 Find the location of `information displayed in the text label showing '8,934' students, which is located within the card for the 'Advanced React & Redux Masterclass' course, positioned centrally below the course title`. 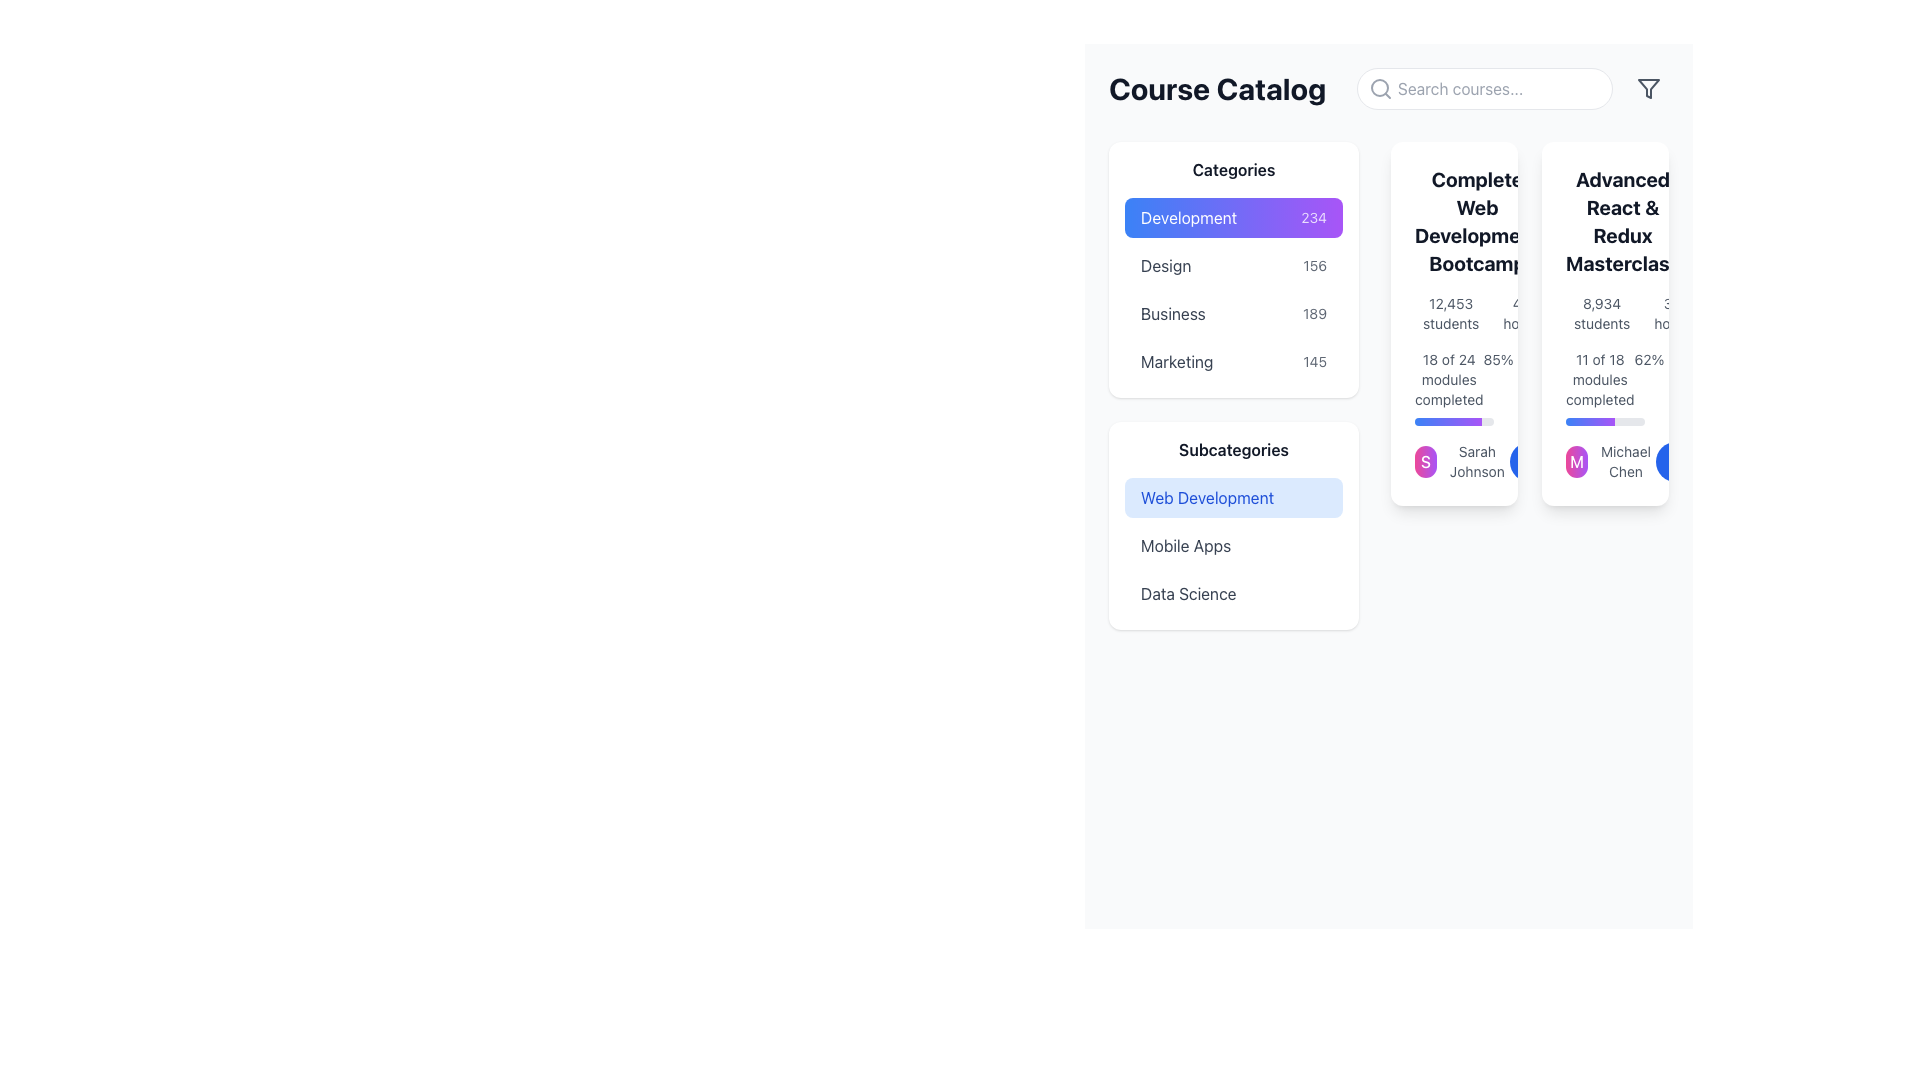

information displayed in the text label showing '8,934' students, which is located within the card for the 'Advanced React & Redux Masterclass' course, positioned centrally below the course title is located at coordinates (1605, 313).